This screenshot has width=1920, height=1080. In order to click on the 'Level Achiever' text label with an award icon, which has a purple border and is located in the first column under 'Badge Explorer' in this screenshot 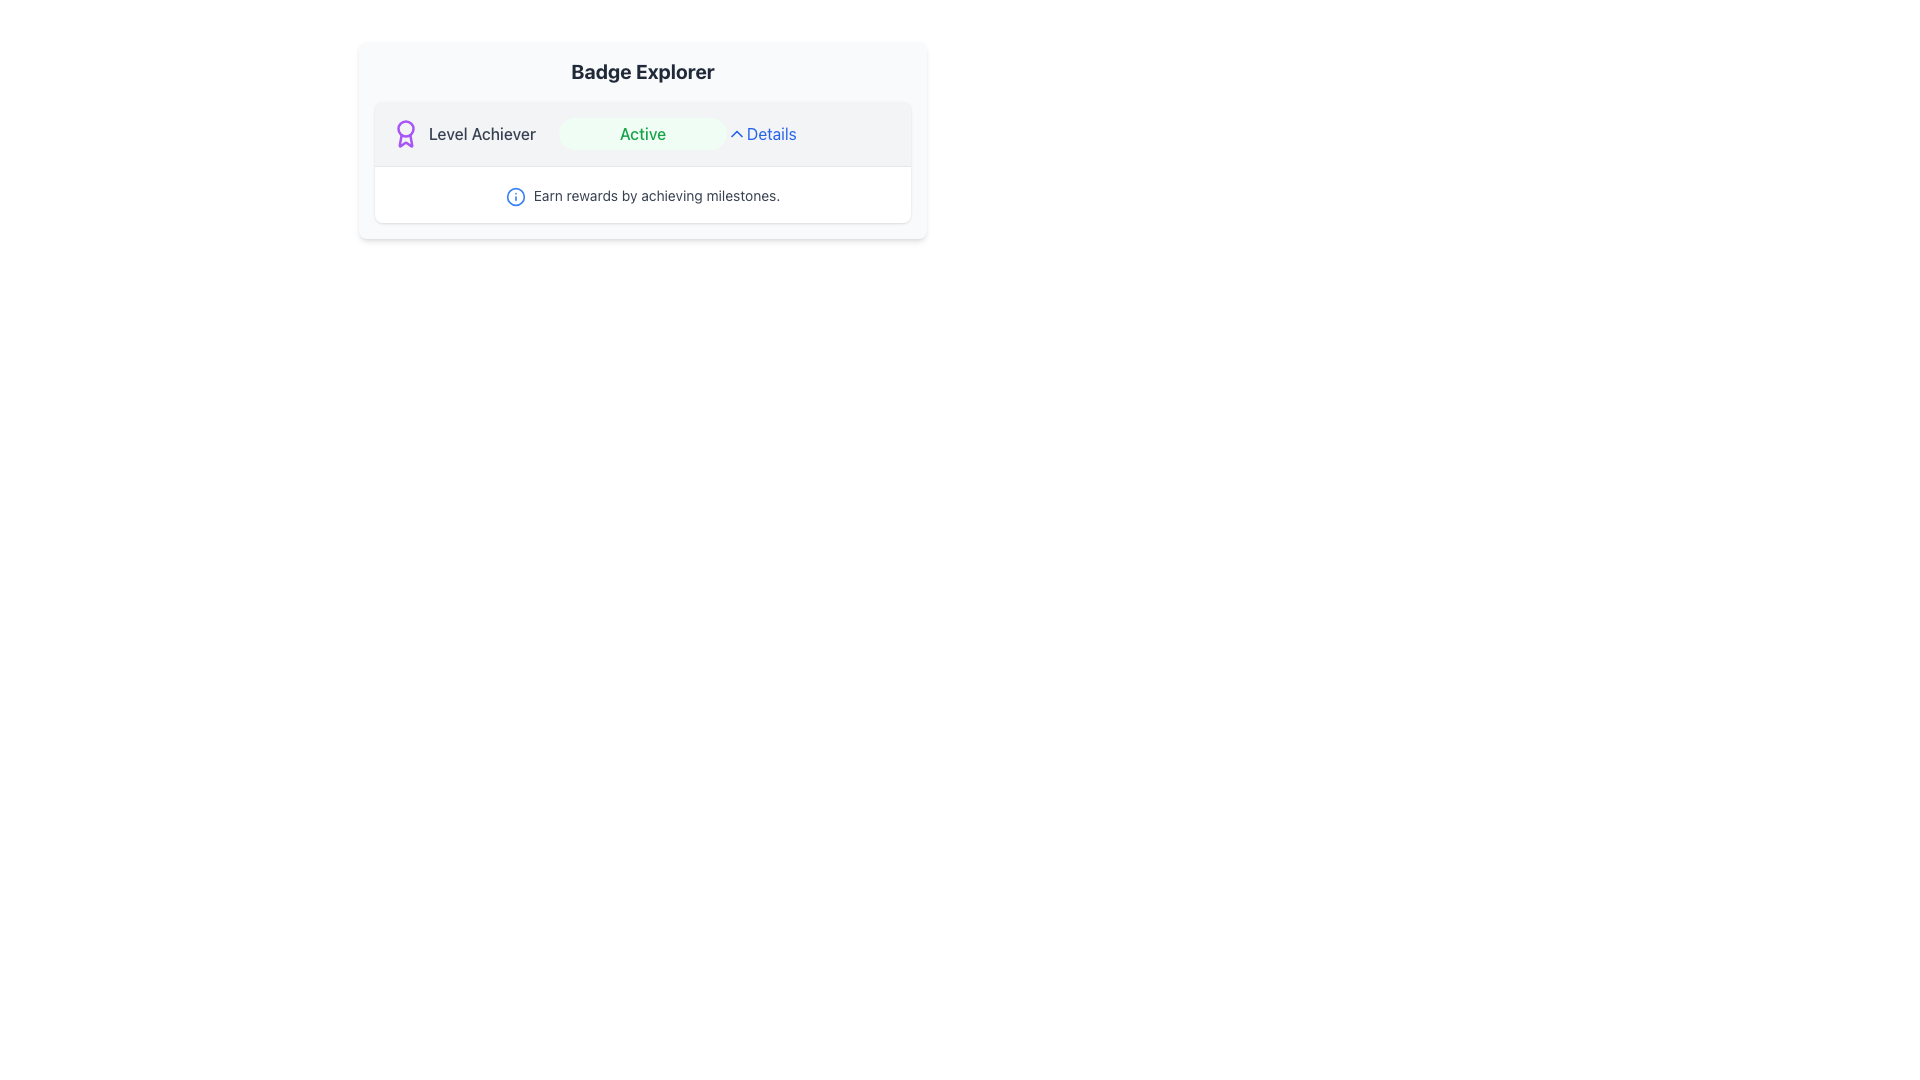, I will do `click(474, 134)`.